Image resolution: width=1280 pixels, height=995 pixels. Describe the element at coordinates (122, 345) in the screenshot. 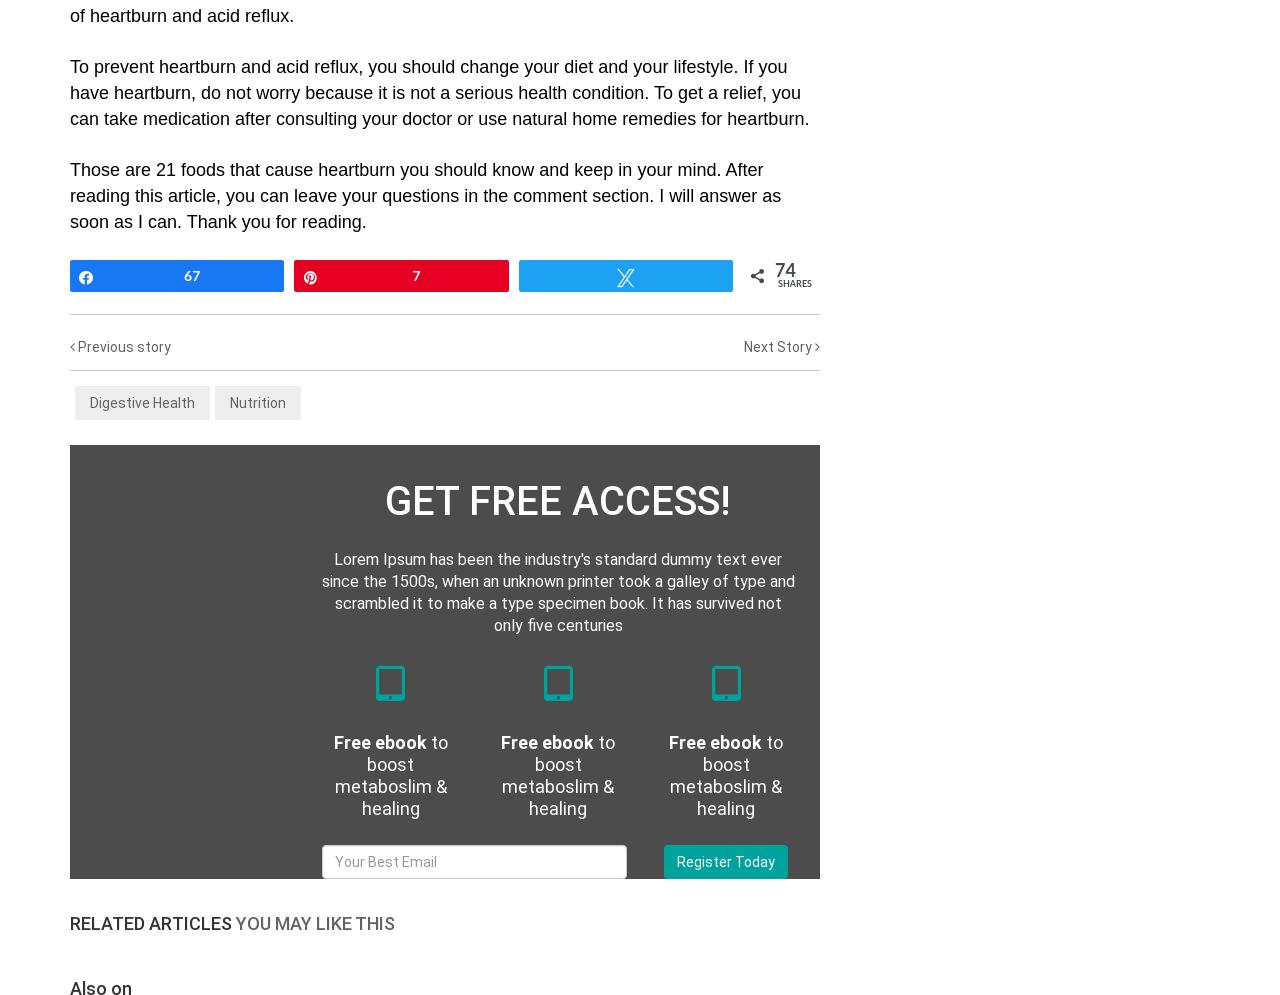

I see `'Previous story'` at that location.